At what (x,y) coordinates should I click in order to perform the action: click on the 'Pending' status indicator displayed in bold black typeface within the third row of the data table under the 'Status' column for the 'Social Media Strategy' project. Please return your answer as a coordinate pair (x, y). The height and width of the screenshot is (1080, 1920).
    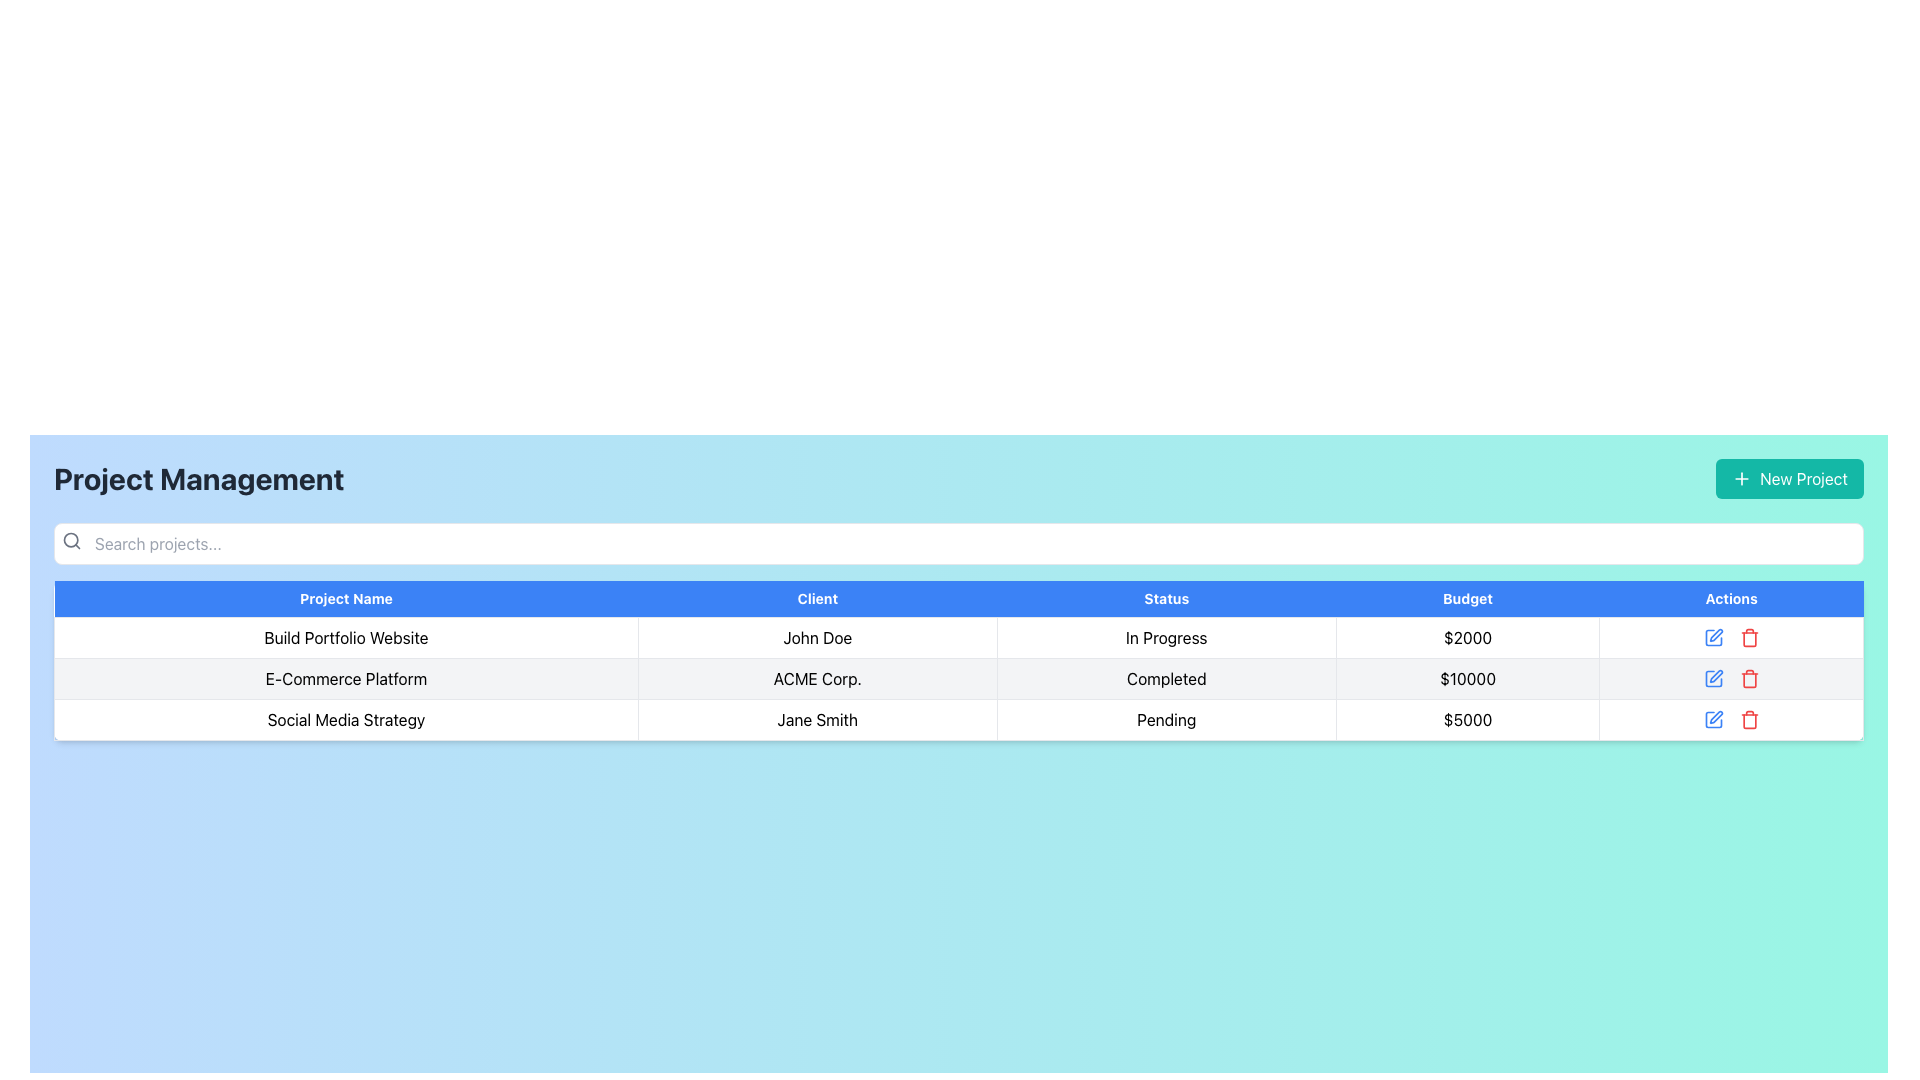
    Looking at the image, I should click on (1166, 720).